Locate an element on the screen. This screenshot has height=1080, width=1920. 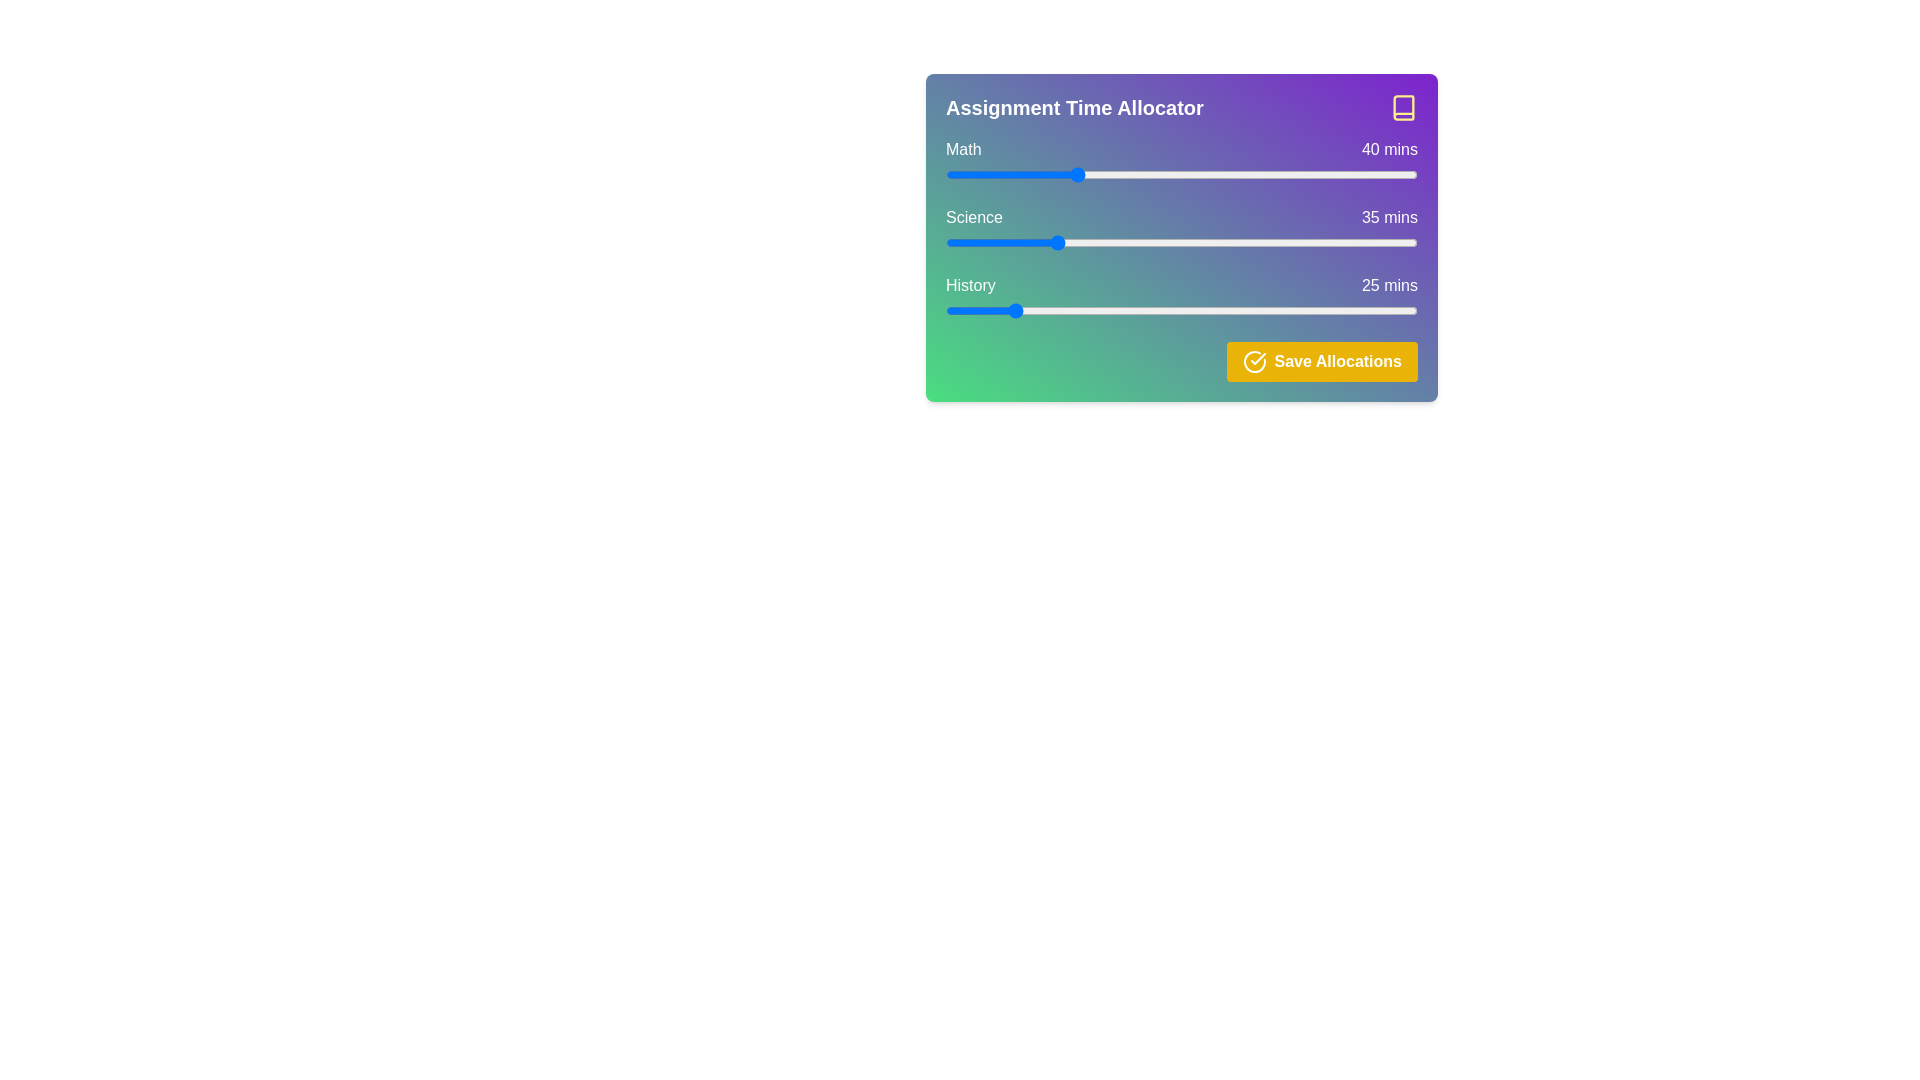
the history allocation time is located at coordinates (1160, 311).